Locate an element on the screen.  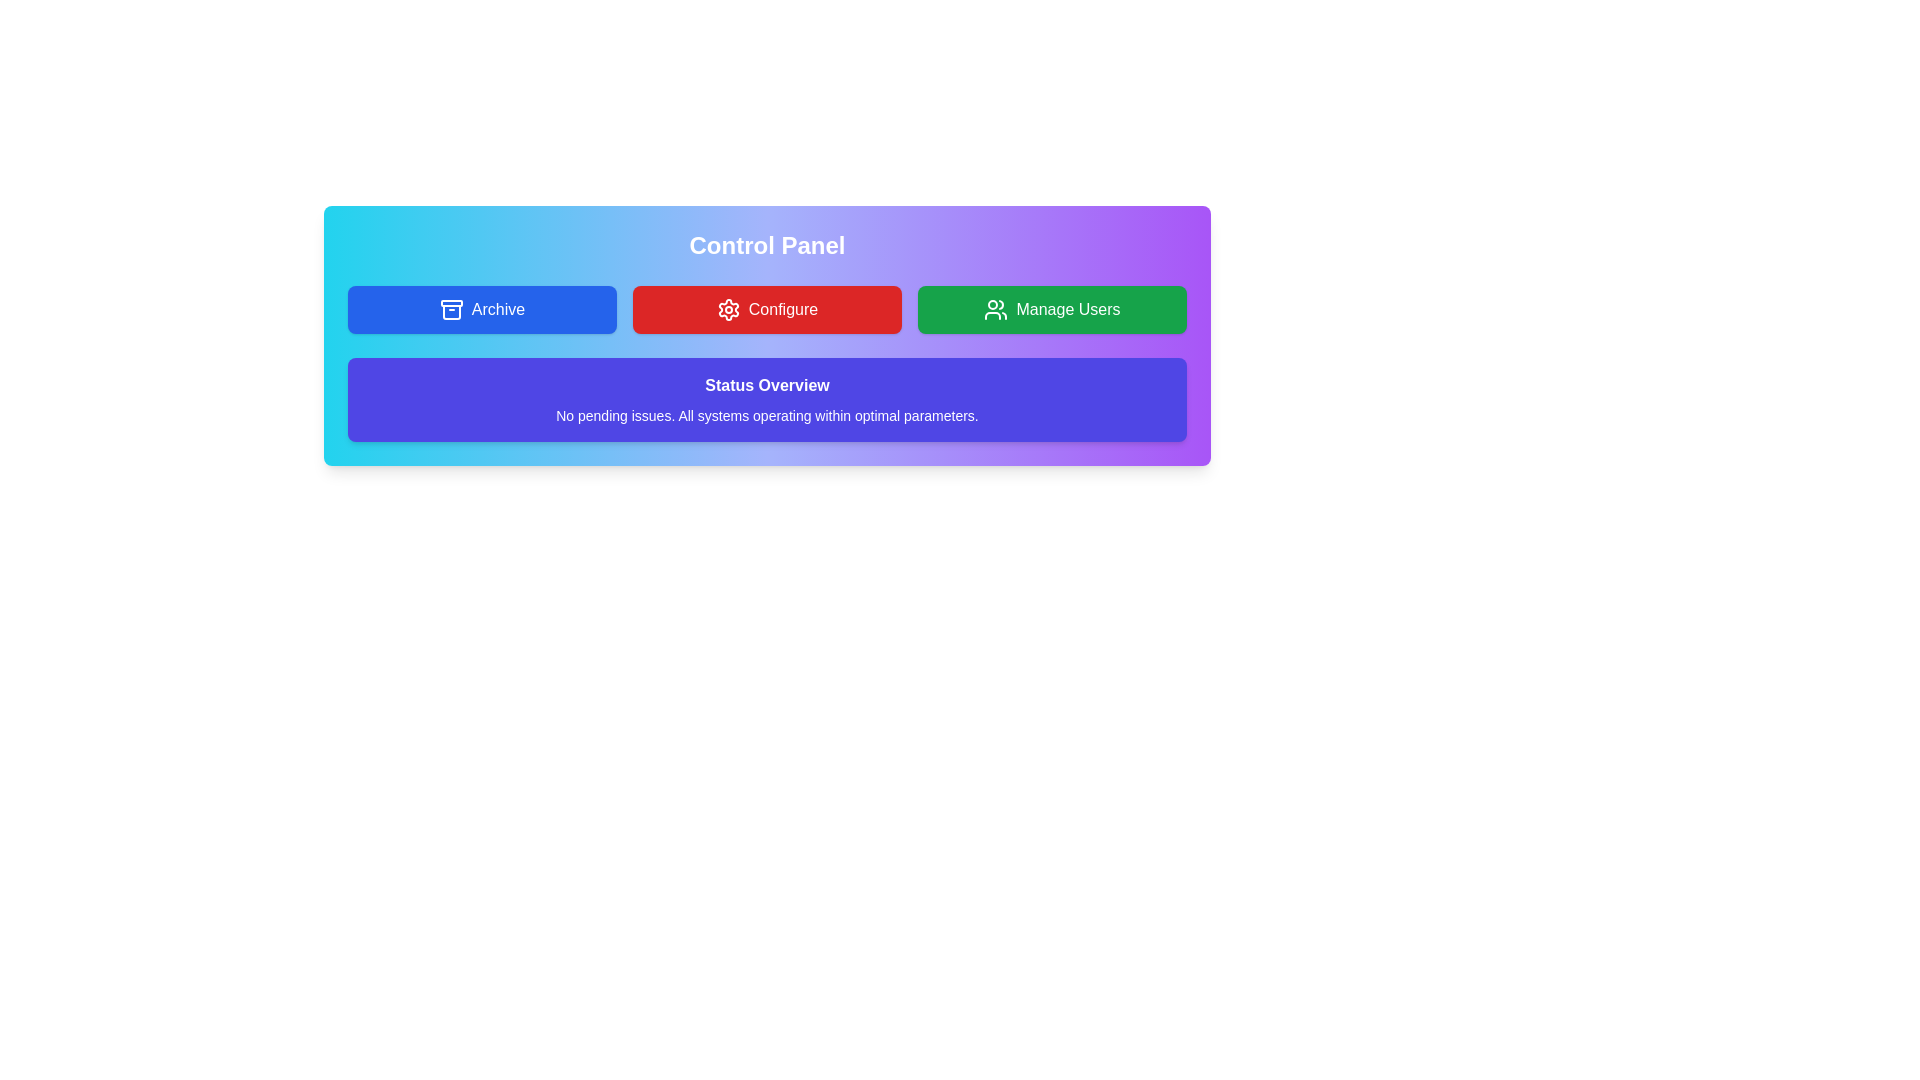
the first button from the left is located at coordinates (482, 309).